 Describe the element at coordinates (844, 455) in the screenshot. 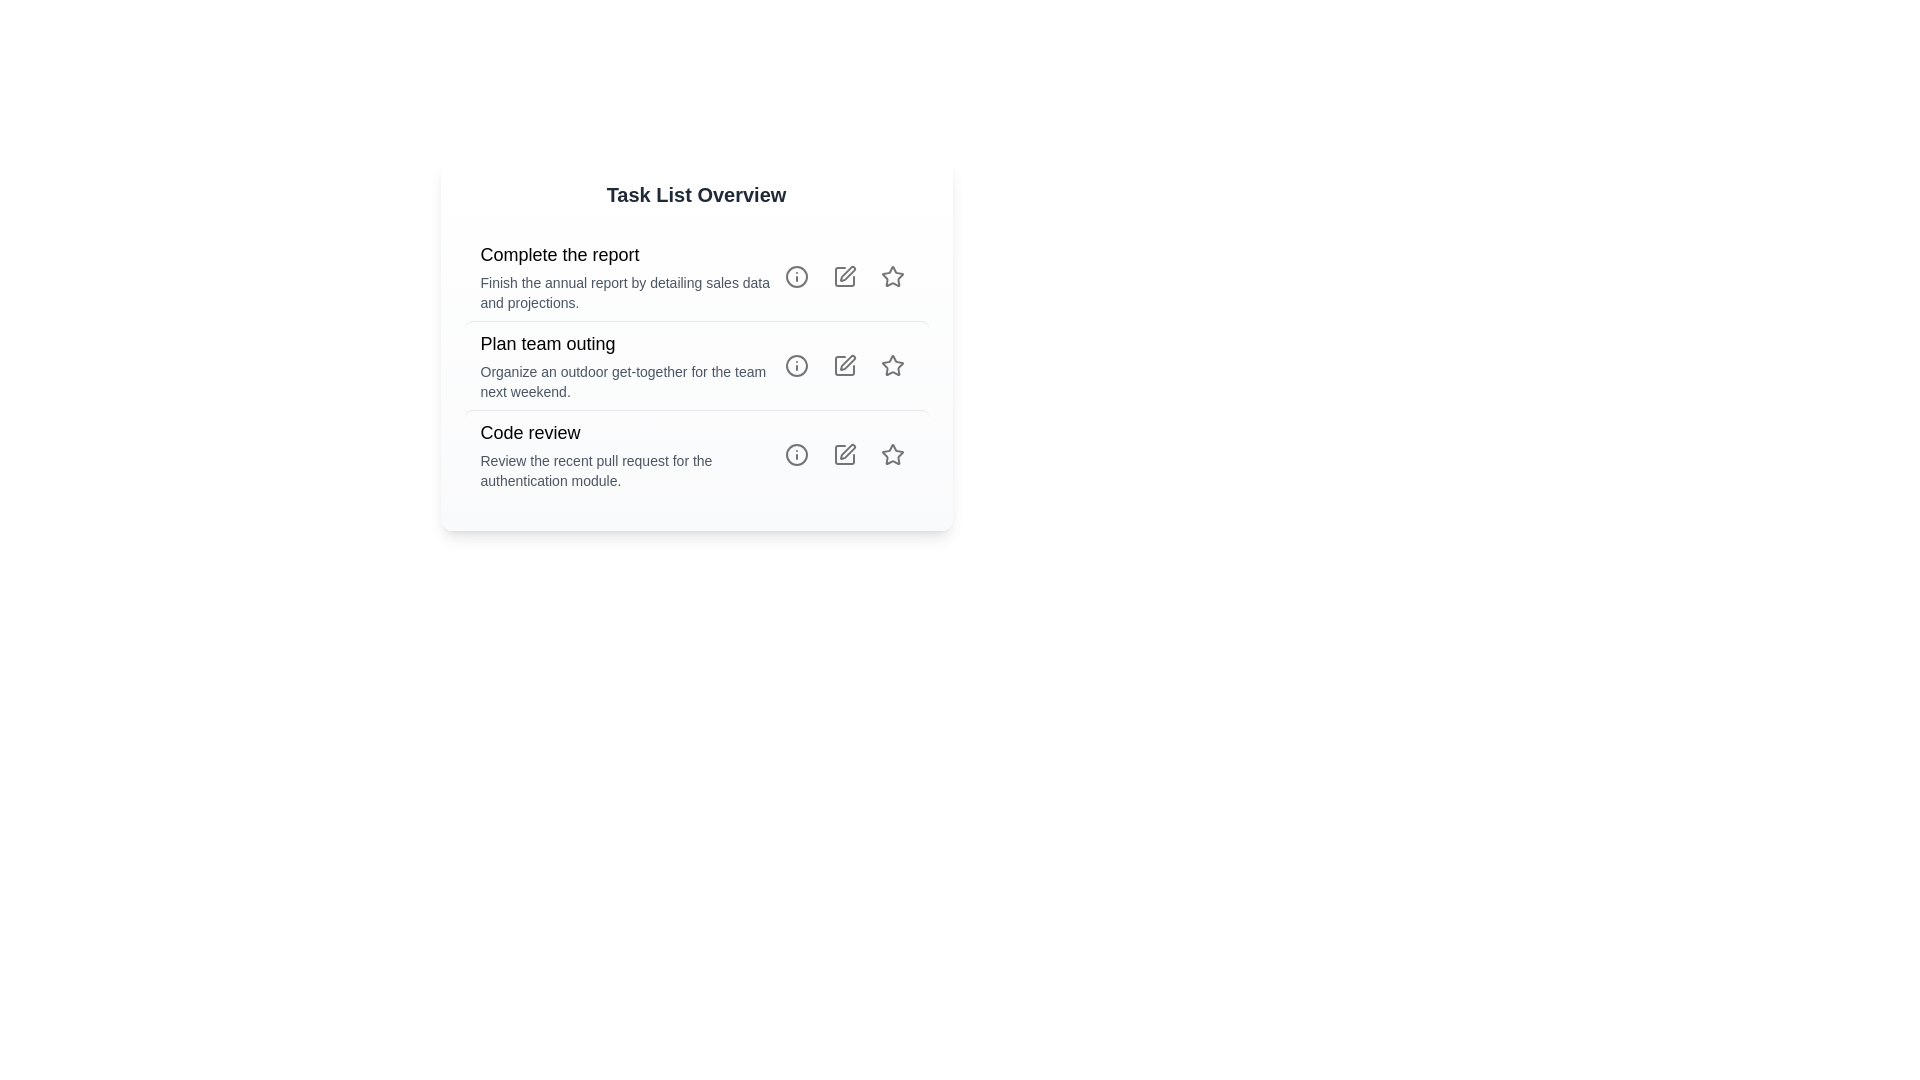

I see `the middle action icon button associated with the 'Code review' task` at that location.